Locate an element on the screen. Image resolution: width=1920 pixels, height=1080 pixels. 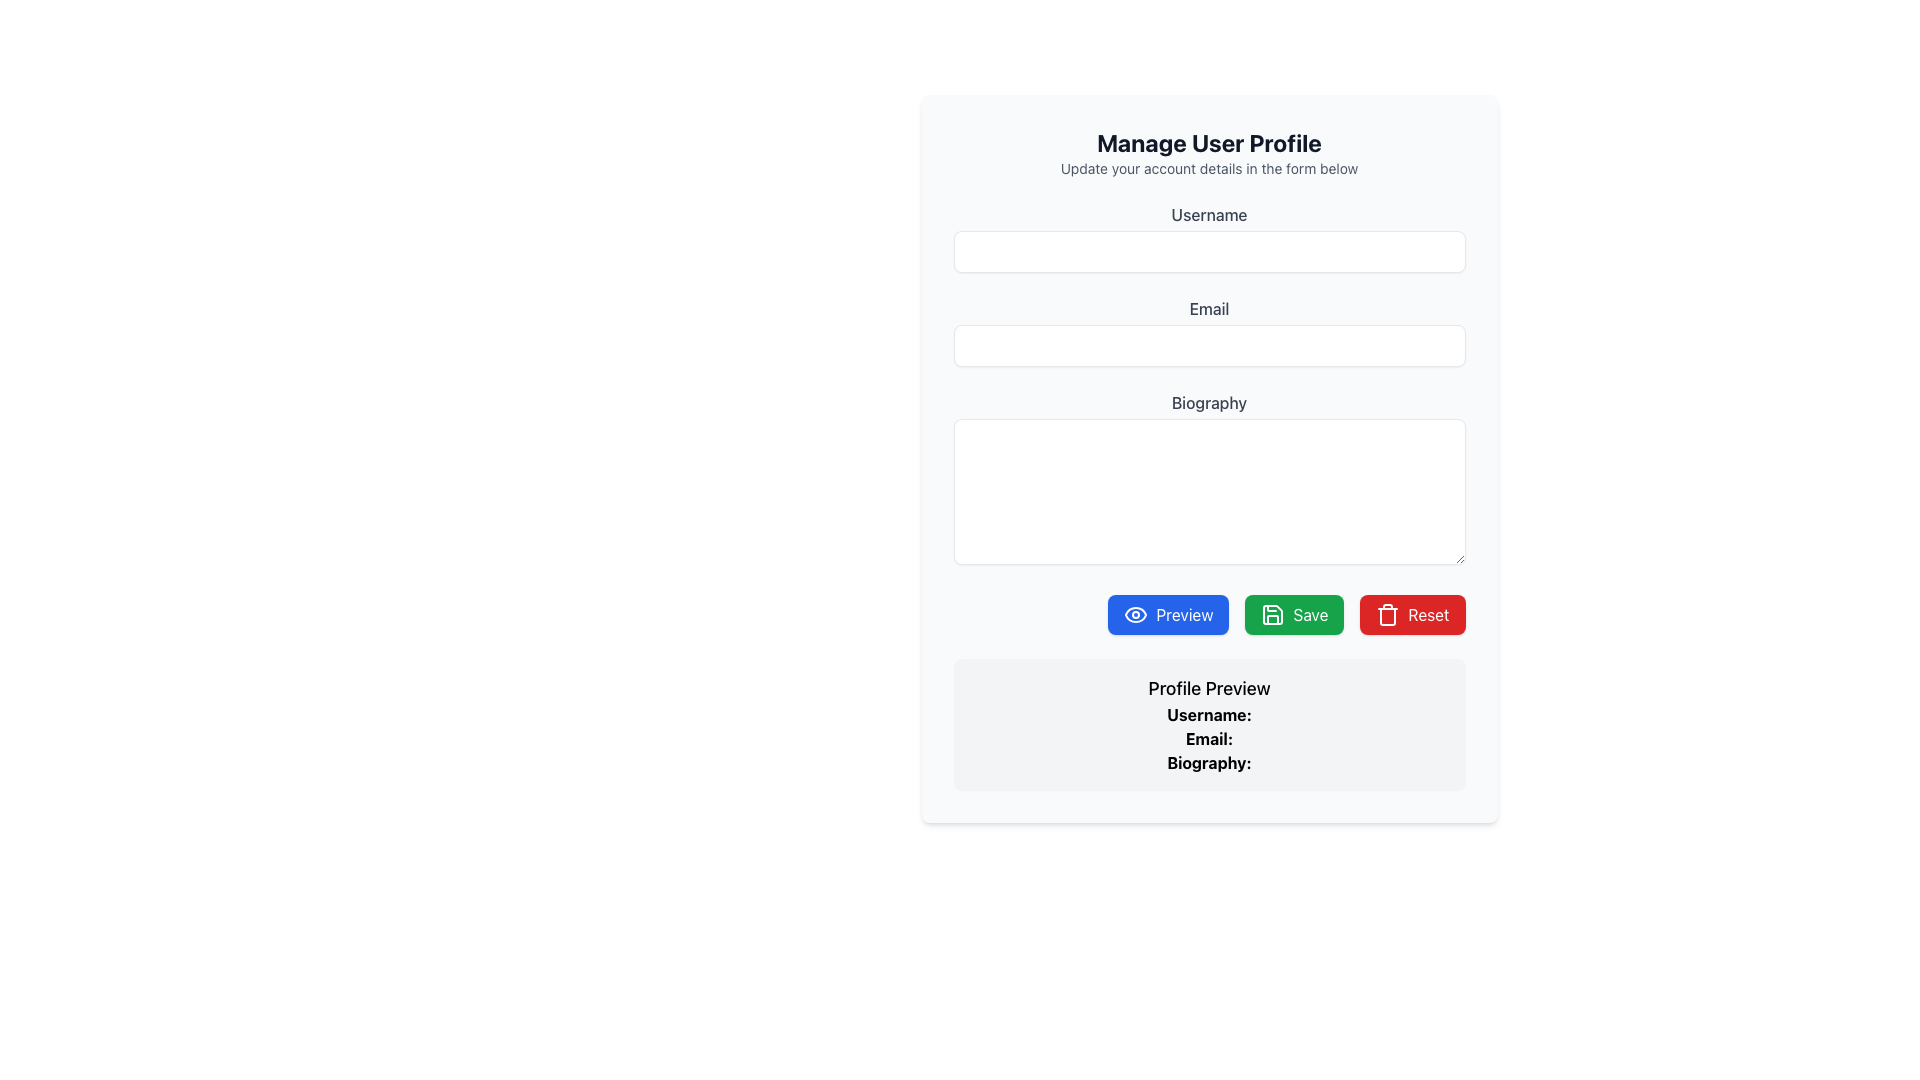
the 'Username:' text label located in the 'Profile Preview' section of the interface, which is positioned above the 'Email:' and 'Biography:' labels is located at coordinates (1208, 713).